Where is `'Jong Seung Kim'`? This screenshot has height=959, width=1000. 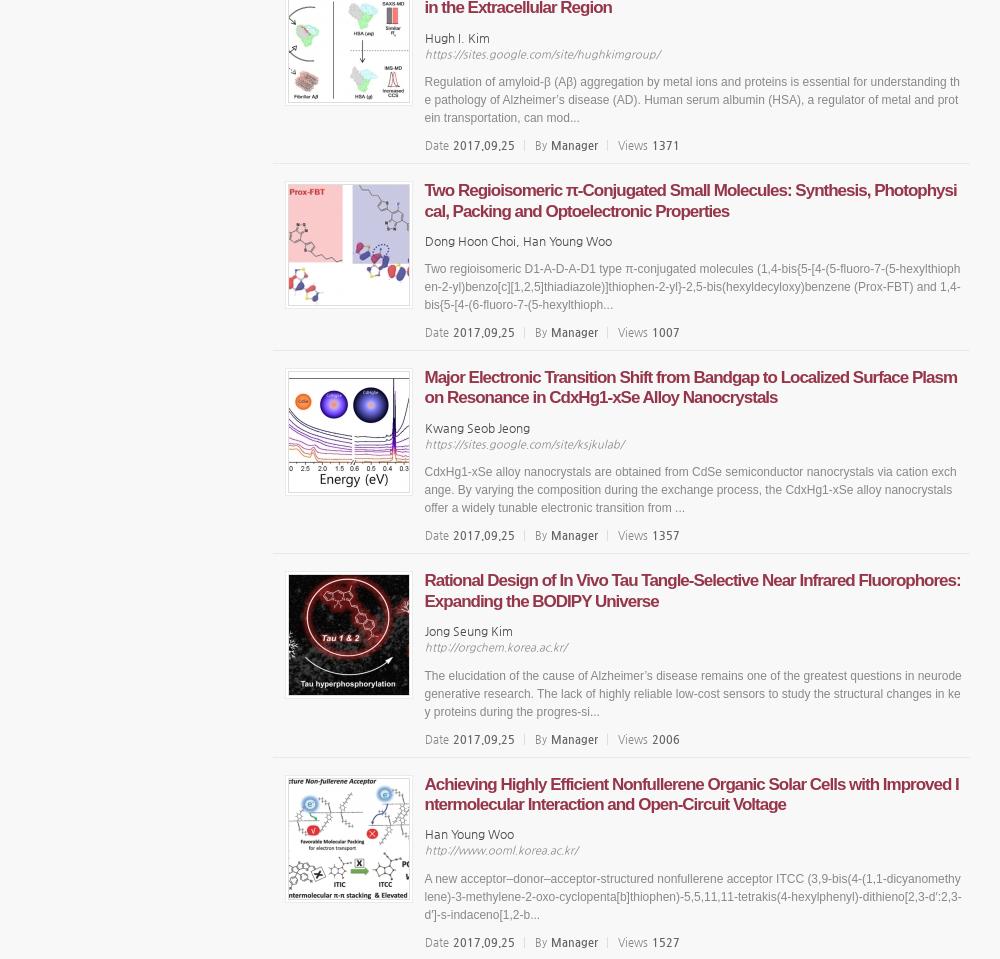 'Jong Seung Kim' is located at coordinates (467, 631).